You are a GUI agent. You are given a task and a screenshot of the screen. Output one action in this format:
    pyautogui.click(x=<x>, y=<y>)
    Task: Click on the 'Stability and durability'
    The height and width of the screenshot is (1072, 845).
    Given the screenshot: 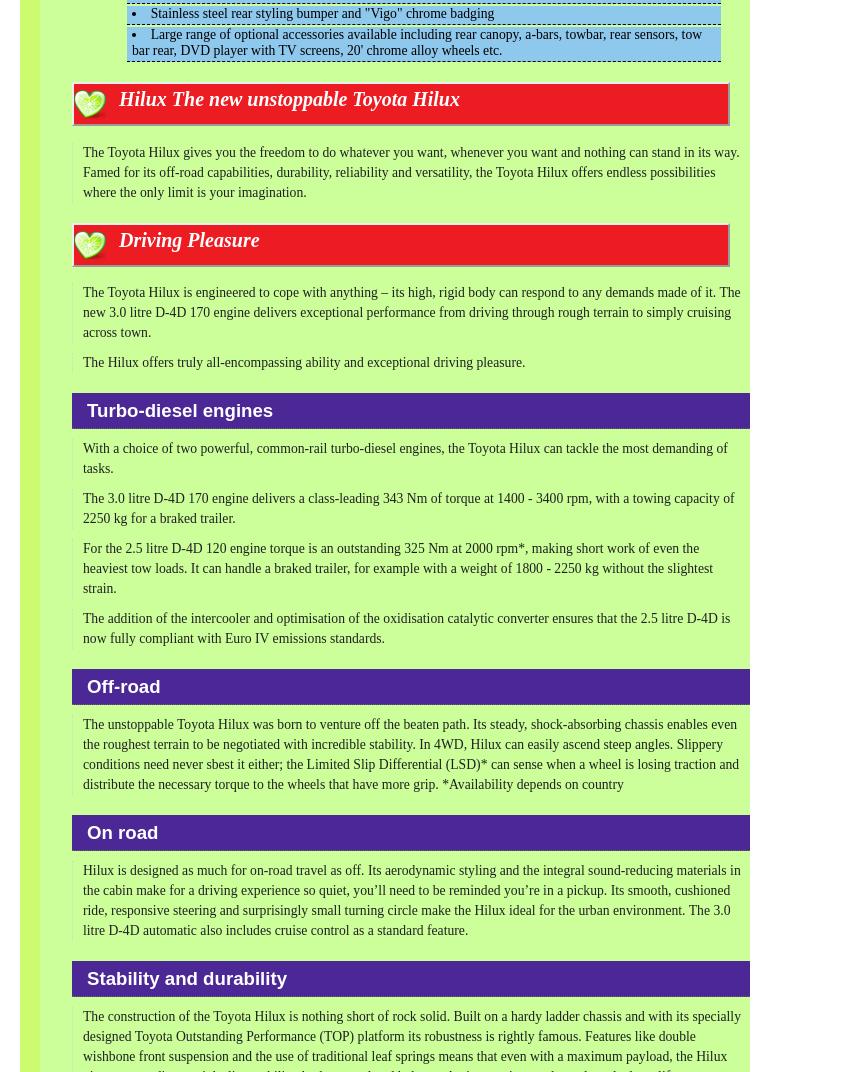 What is the action you would take?
    pyautogui.click(x=185, y=977)
    